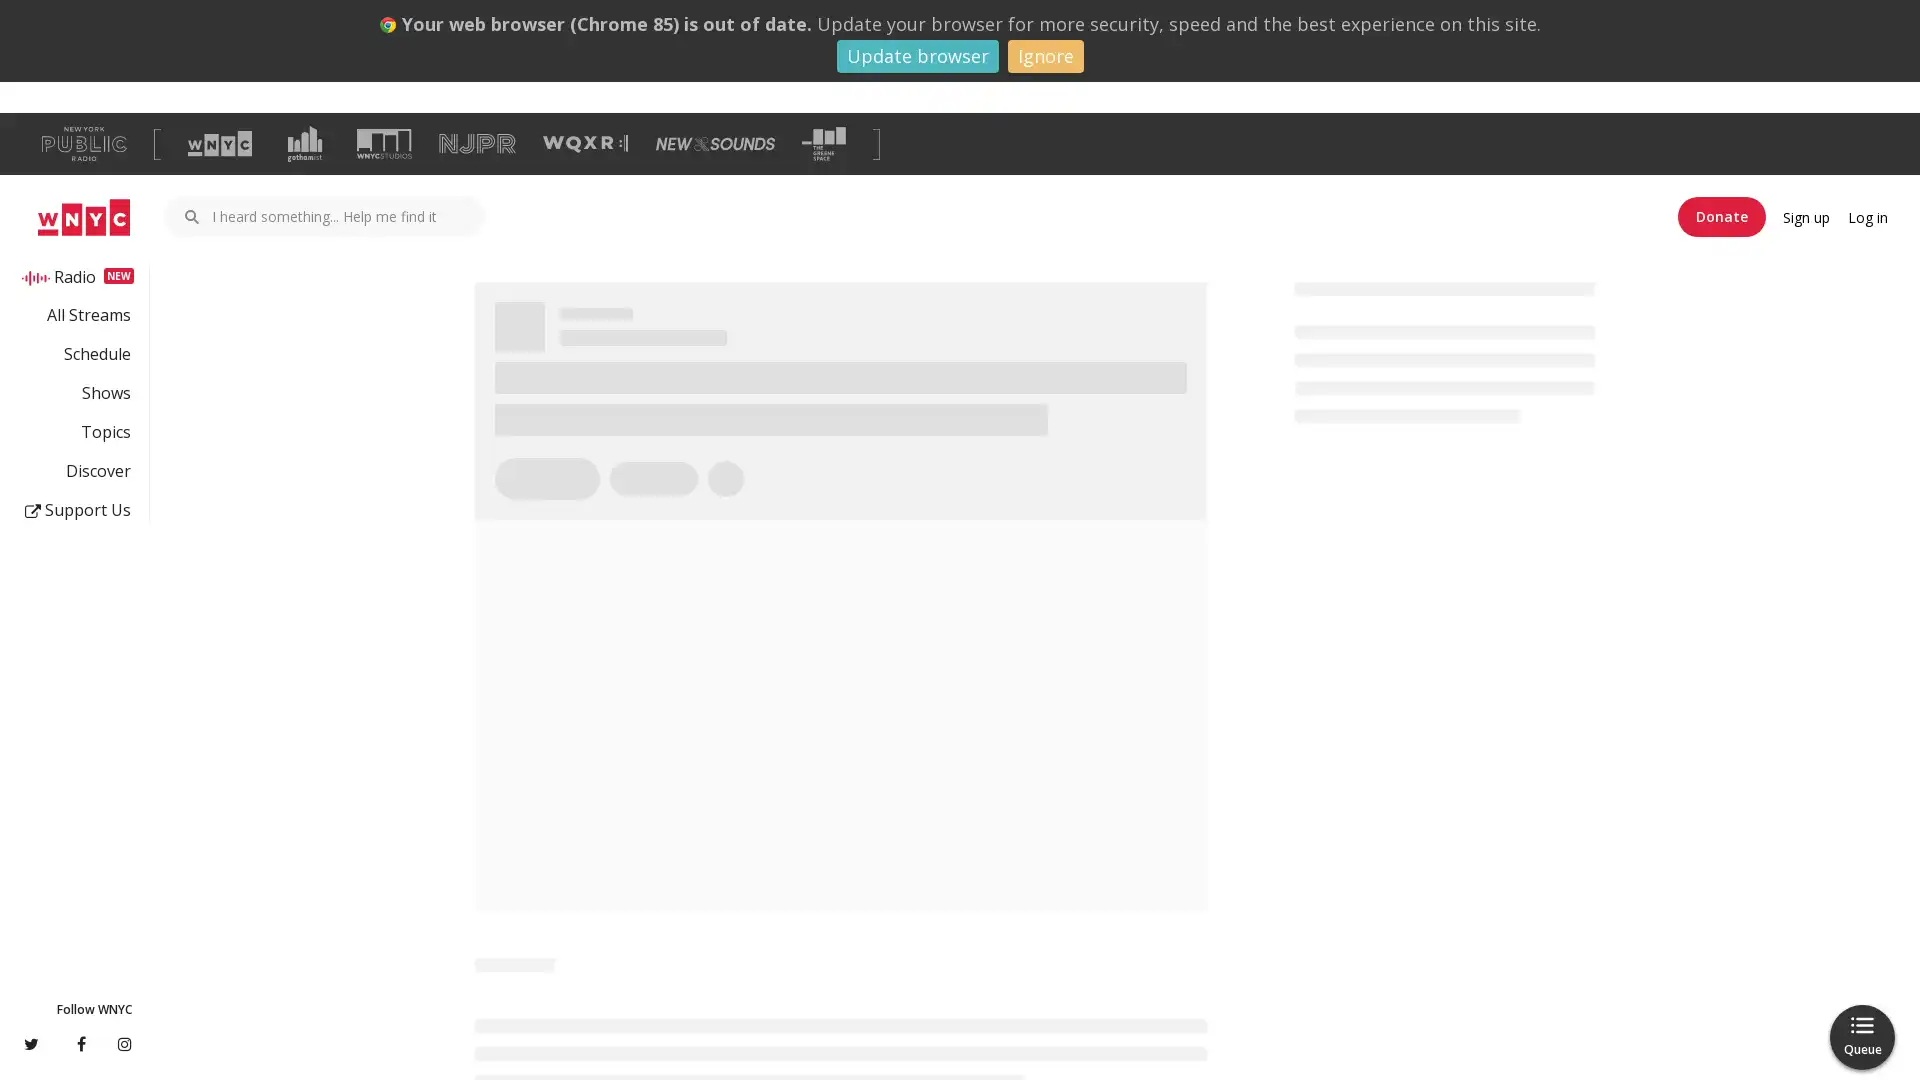 The width and height of the screenshot is (1920, 1080). Describe the element at coordinates (1861, 1036) in the screenshot. I see `Queue` at that location.